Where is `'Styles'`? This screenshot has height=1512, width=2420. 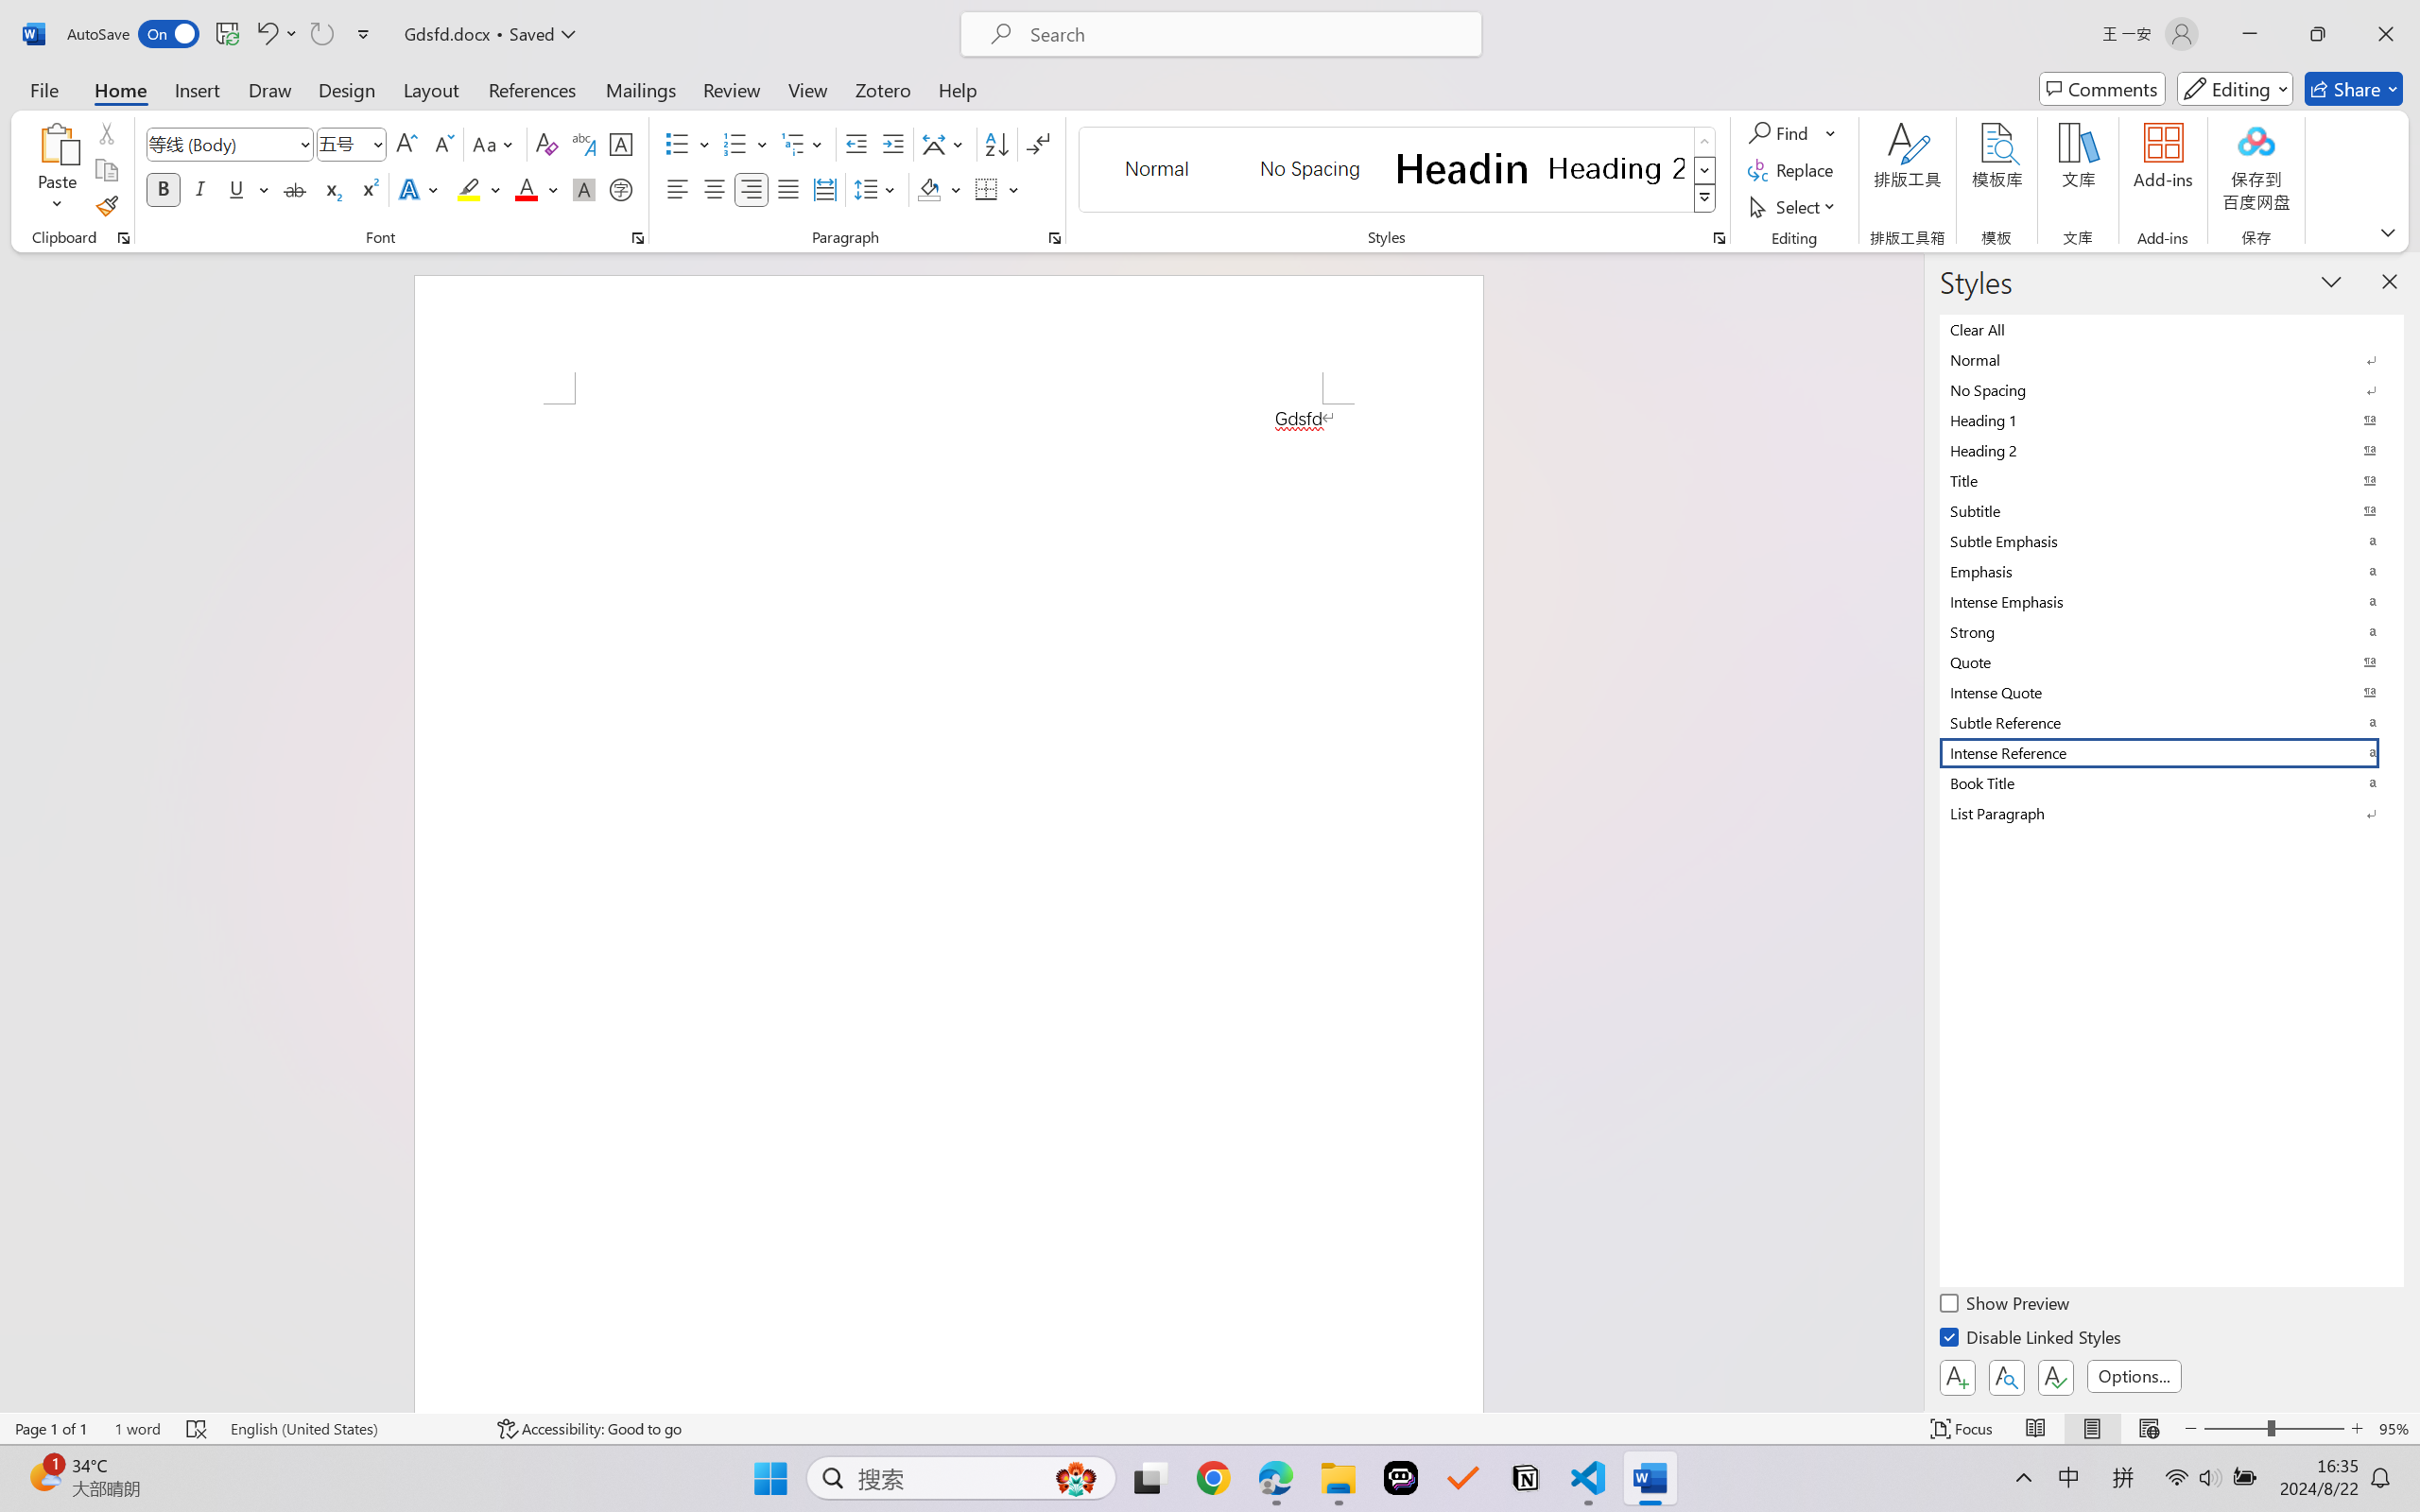
'Styles' is located at coordinates (1703, 198).